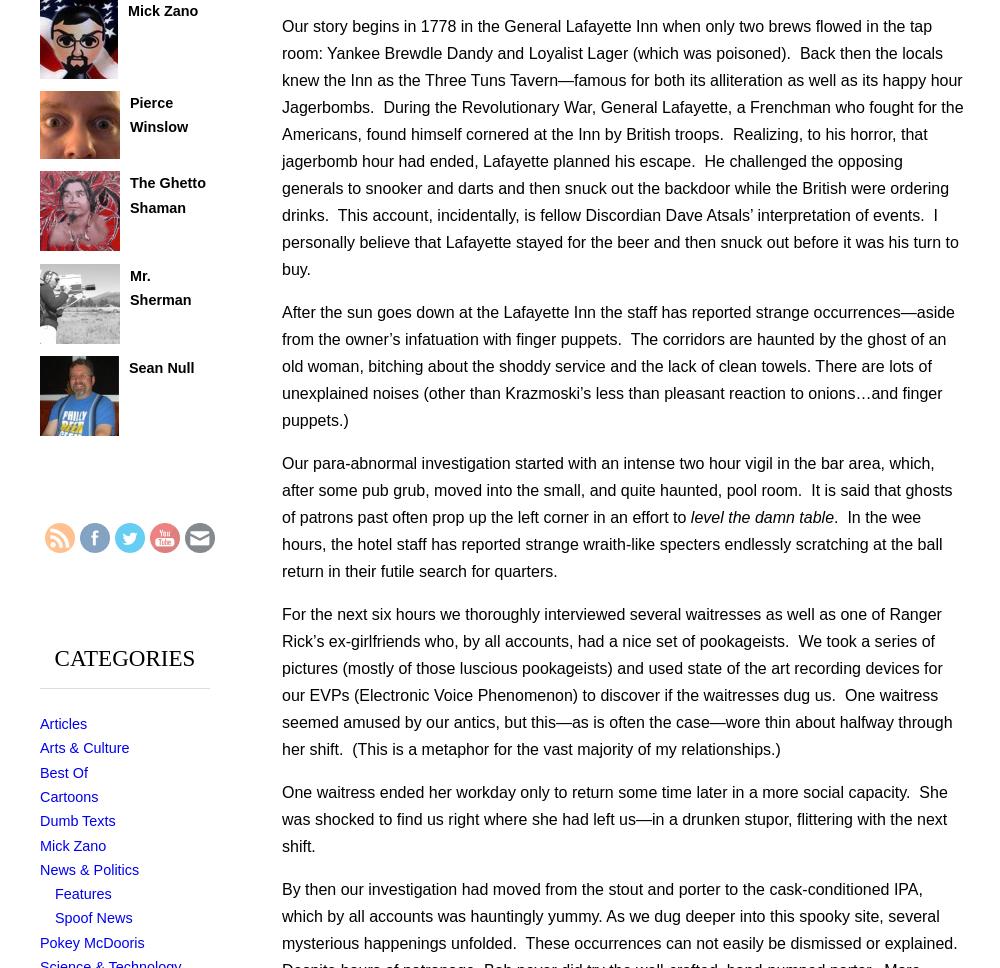 The height and width of the screenshot is (968, 1000). I want to click on 'Cartoons', so click(68, 794).